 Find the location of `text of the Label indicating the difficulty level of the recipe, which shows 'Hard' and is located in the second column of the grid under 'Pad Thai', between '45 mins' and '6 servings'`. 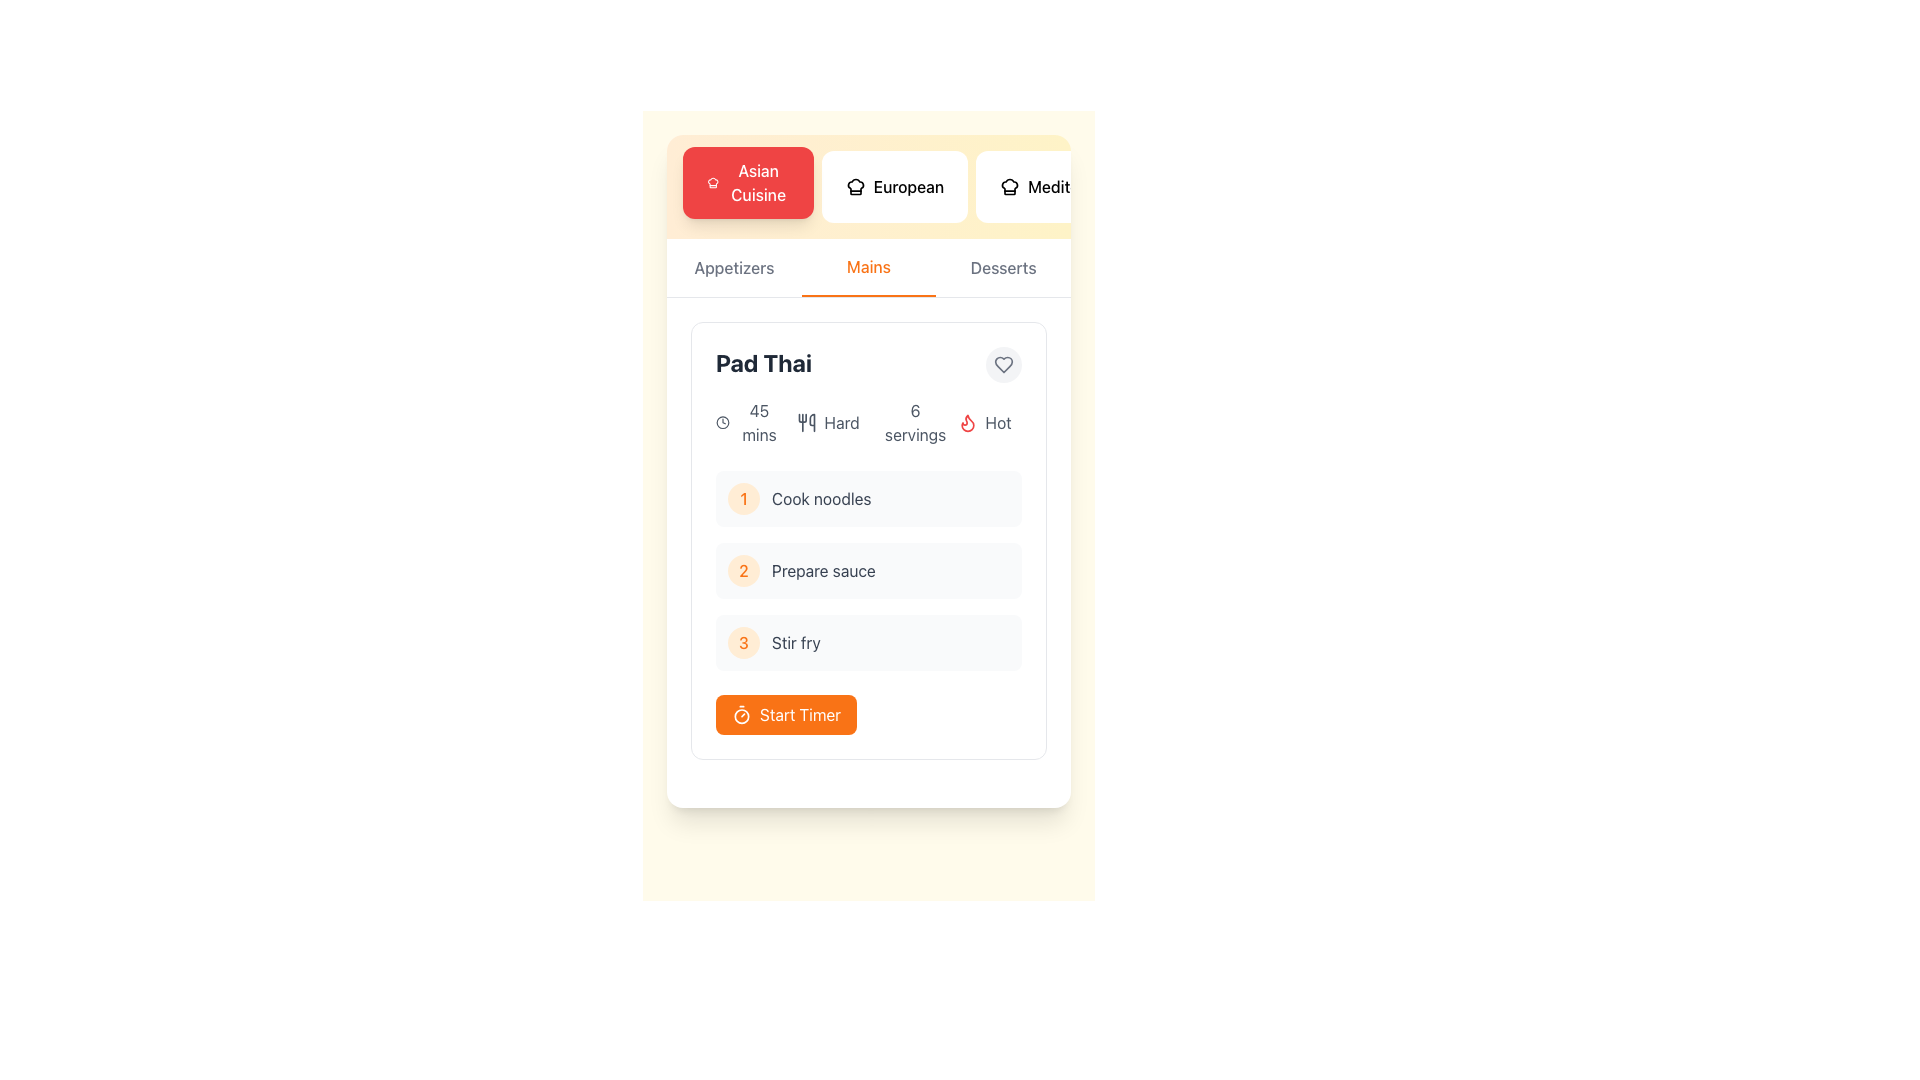

text of the Label indicating the difficulty level of the recipe, which shows 'Hard' and is located in the second column of the grid under 'Pad Thai', between '45 mins' and '6 servings' is located at coordinates (828, 422).